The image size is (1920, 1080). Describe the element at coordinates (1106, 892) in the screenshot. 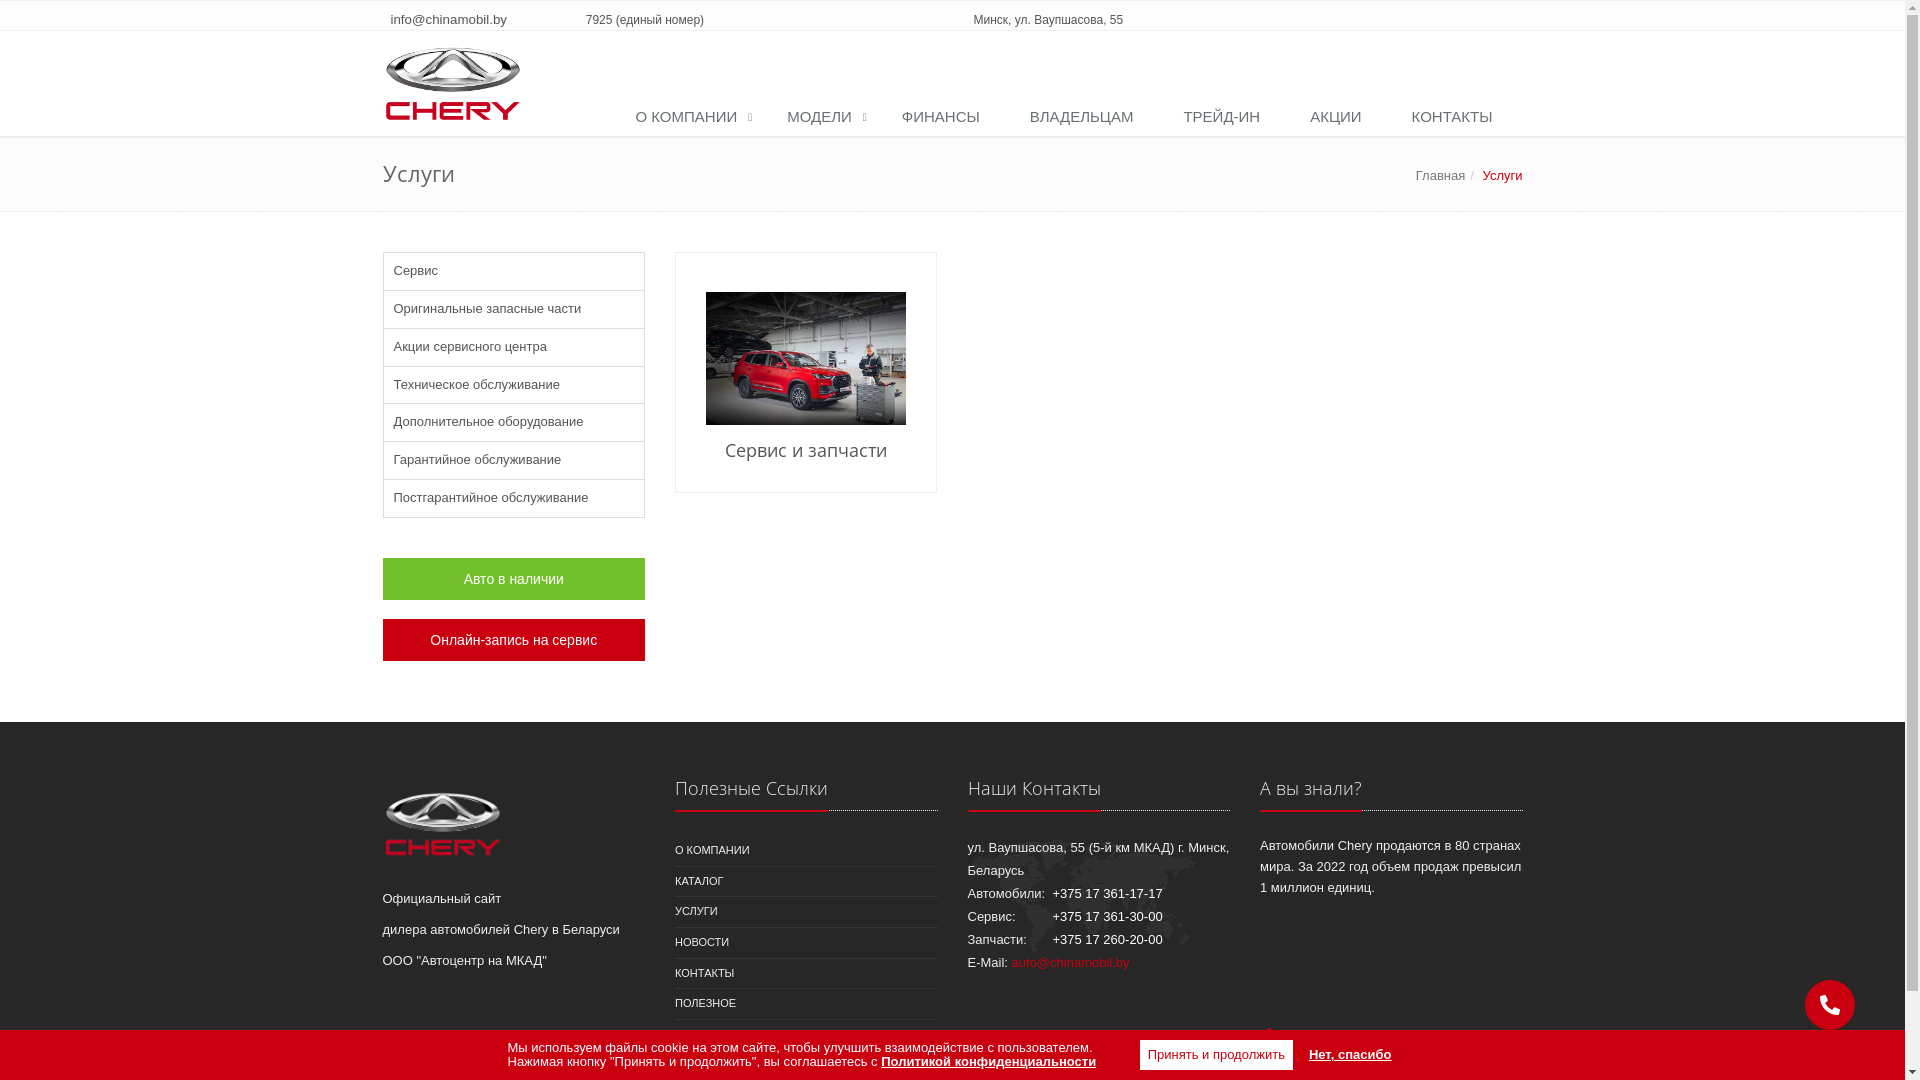

I see `'+375 17 361-17-17'` at that location.